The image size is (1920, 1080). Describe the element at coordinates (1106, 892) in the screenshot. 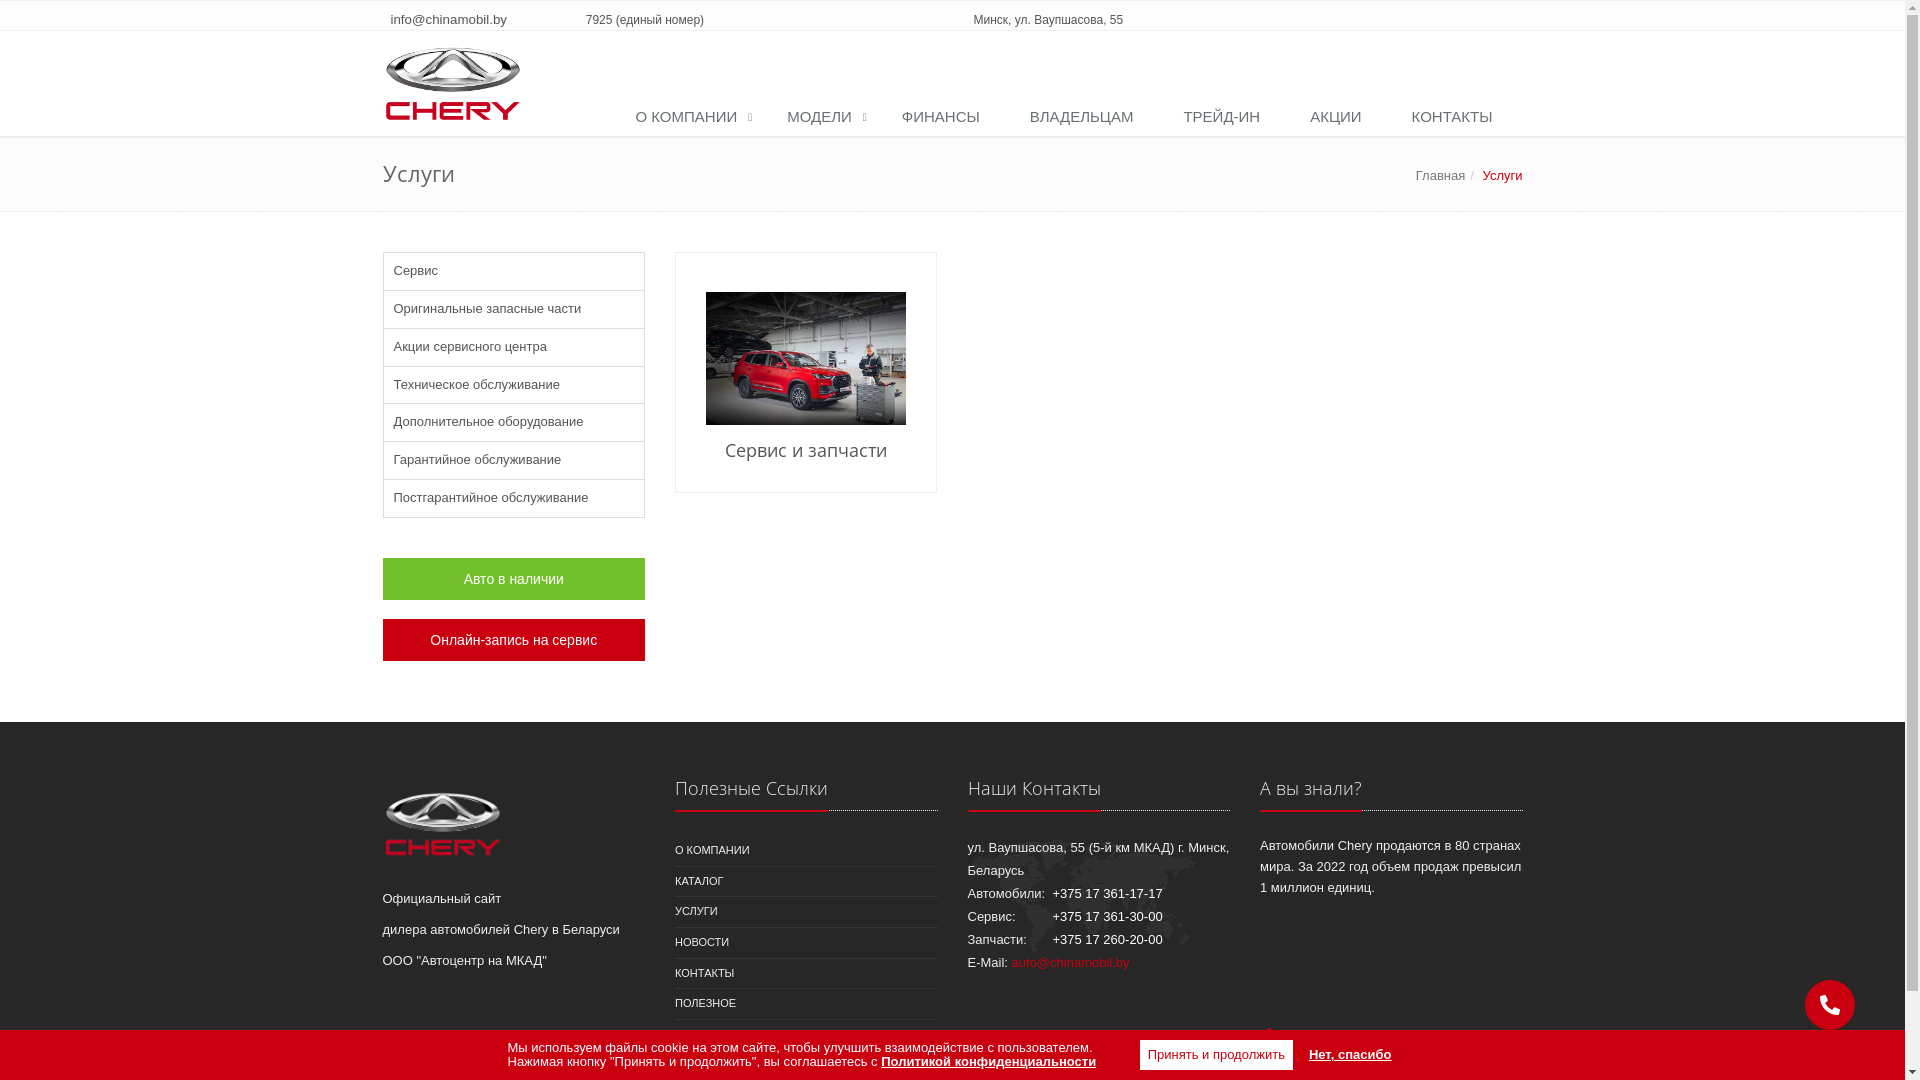

I see `'+375 17 361-17-17'` at that location.